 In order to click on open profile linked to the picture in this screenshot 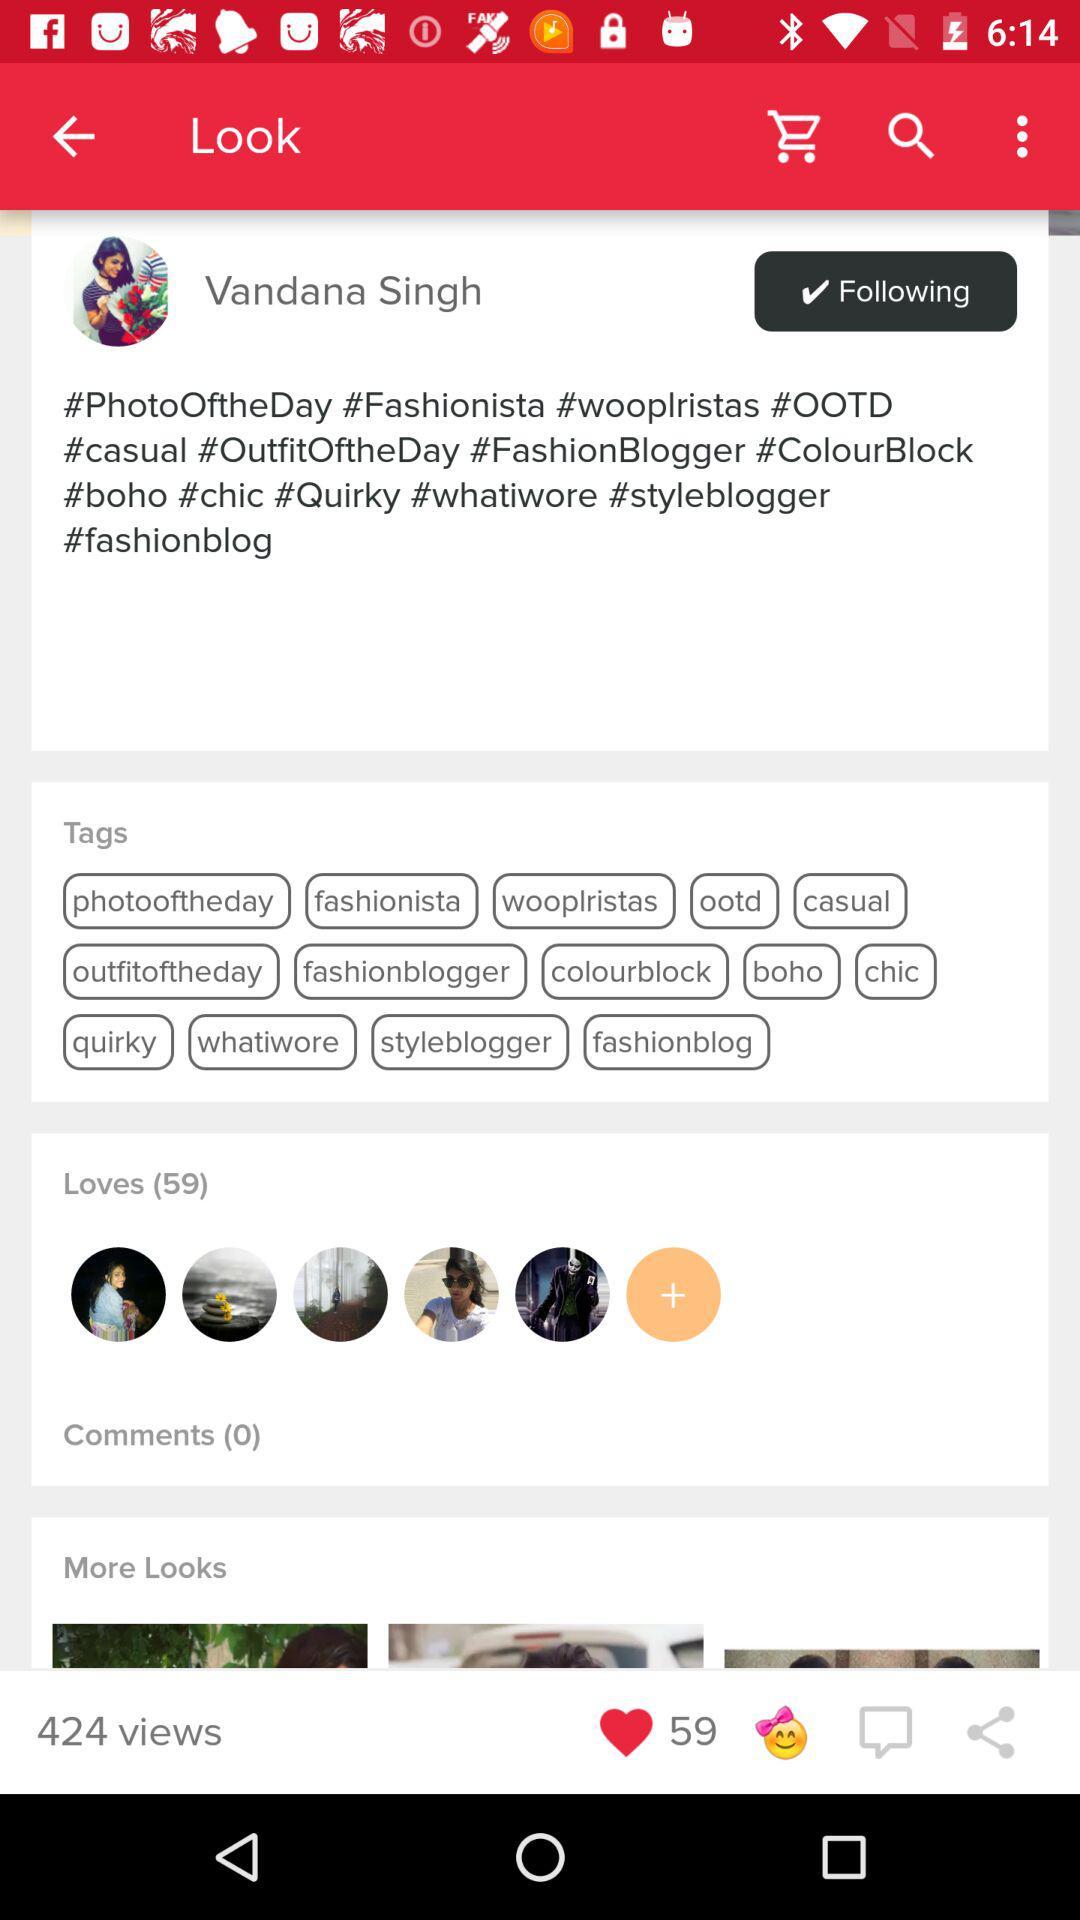, I will do `click(451, 1294)`.